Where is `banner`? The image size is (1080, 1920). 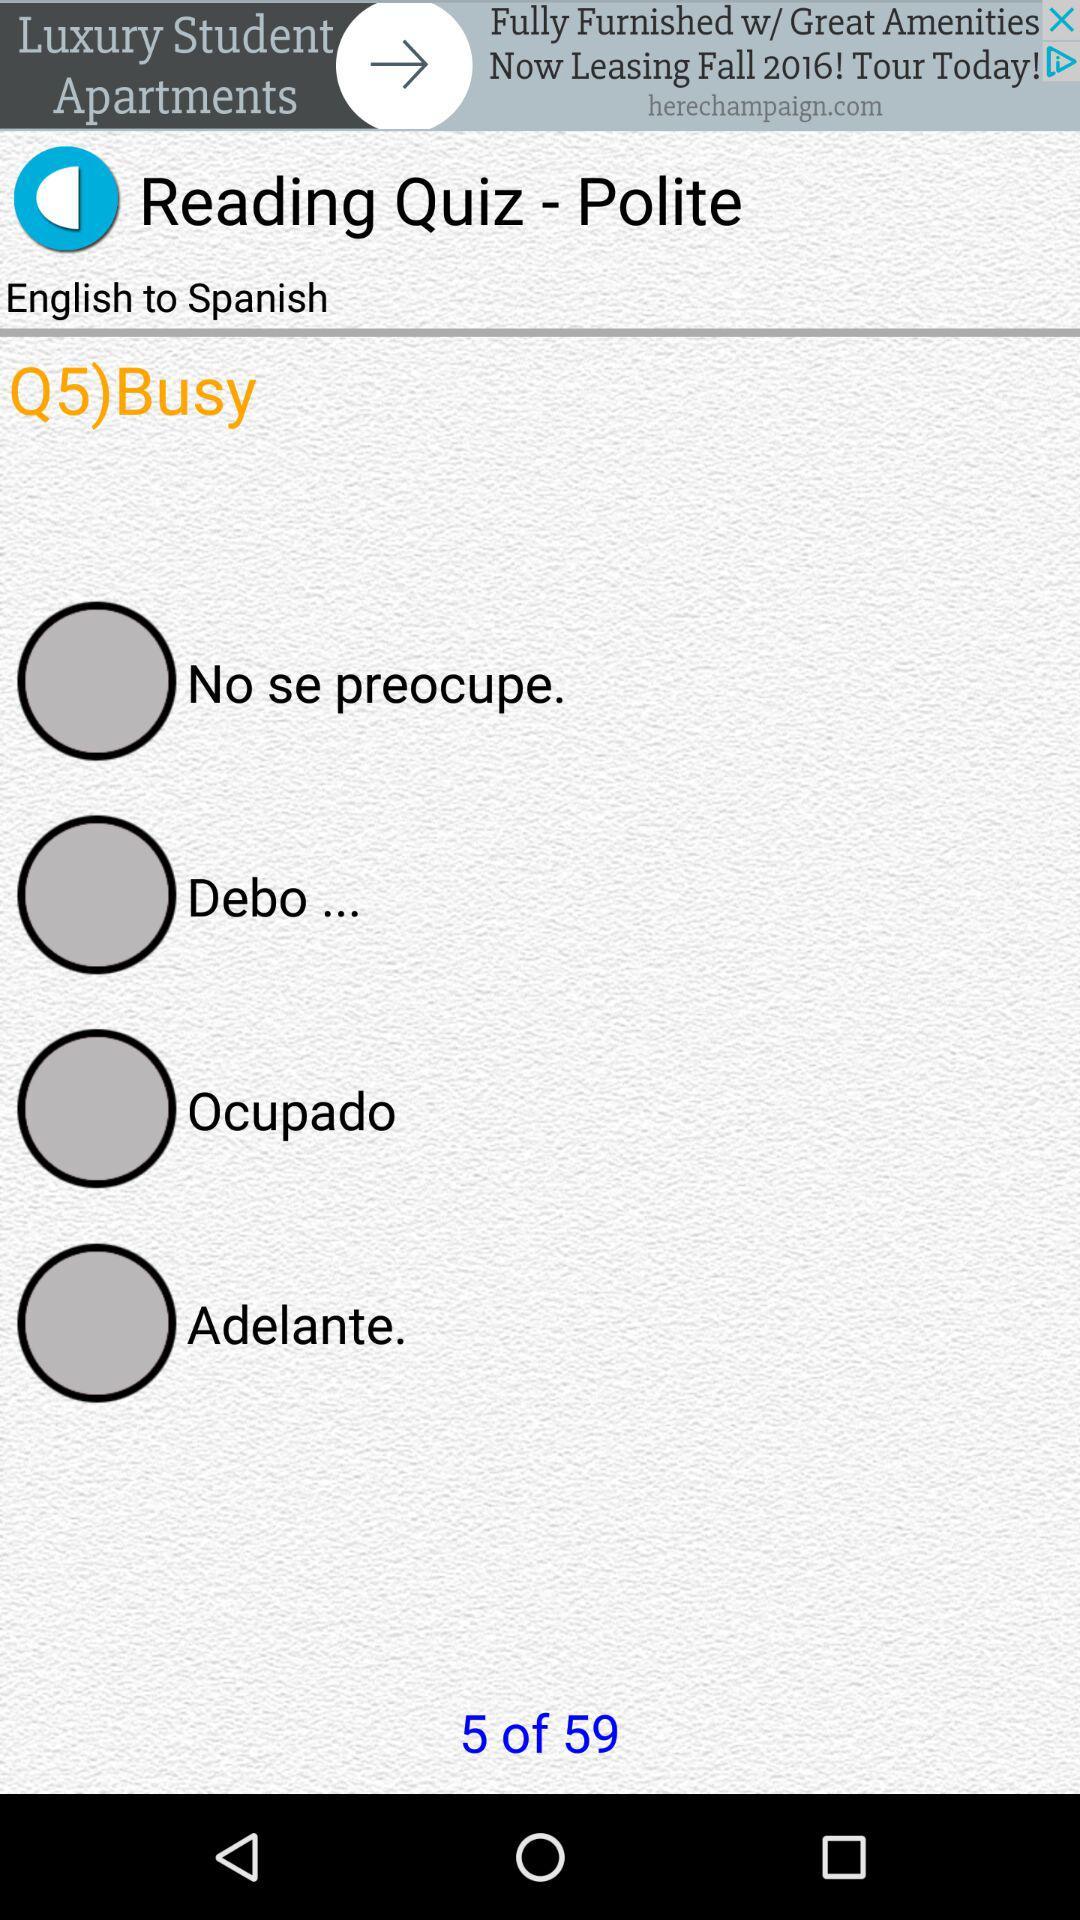
banner is located at coordinates (540, 65).